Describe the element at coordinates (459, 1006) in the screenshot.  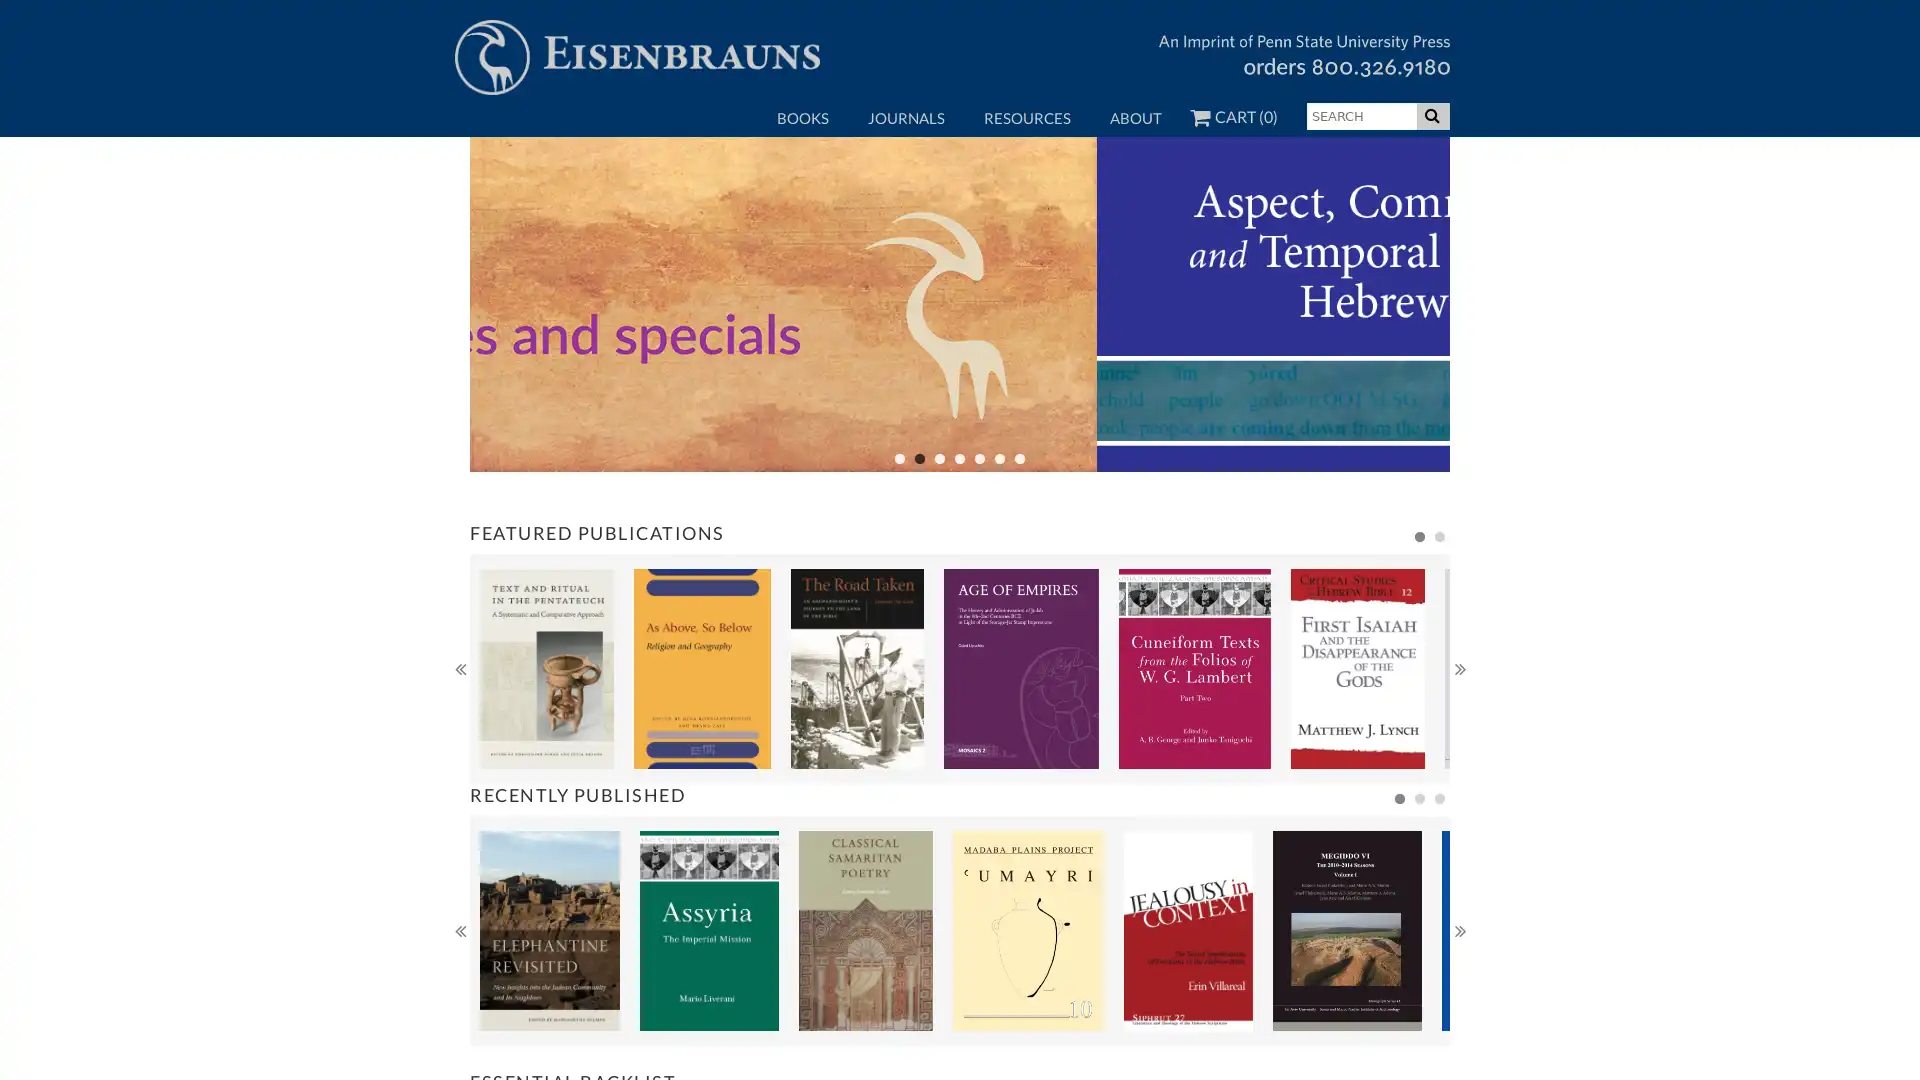
I see `Previous` at that location.